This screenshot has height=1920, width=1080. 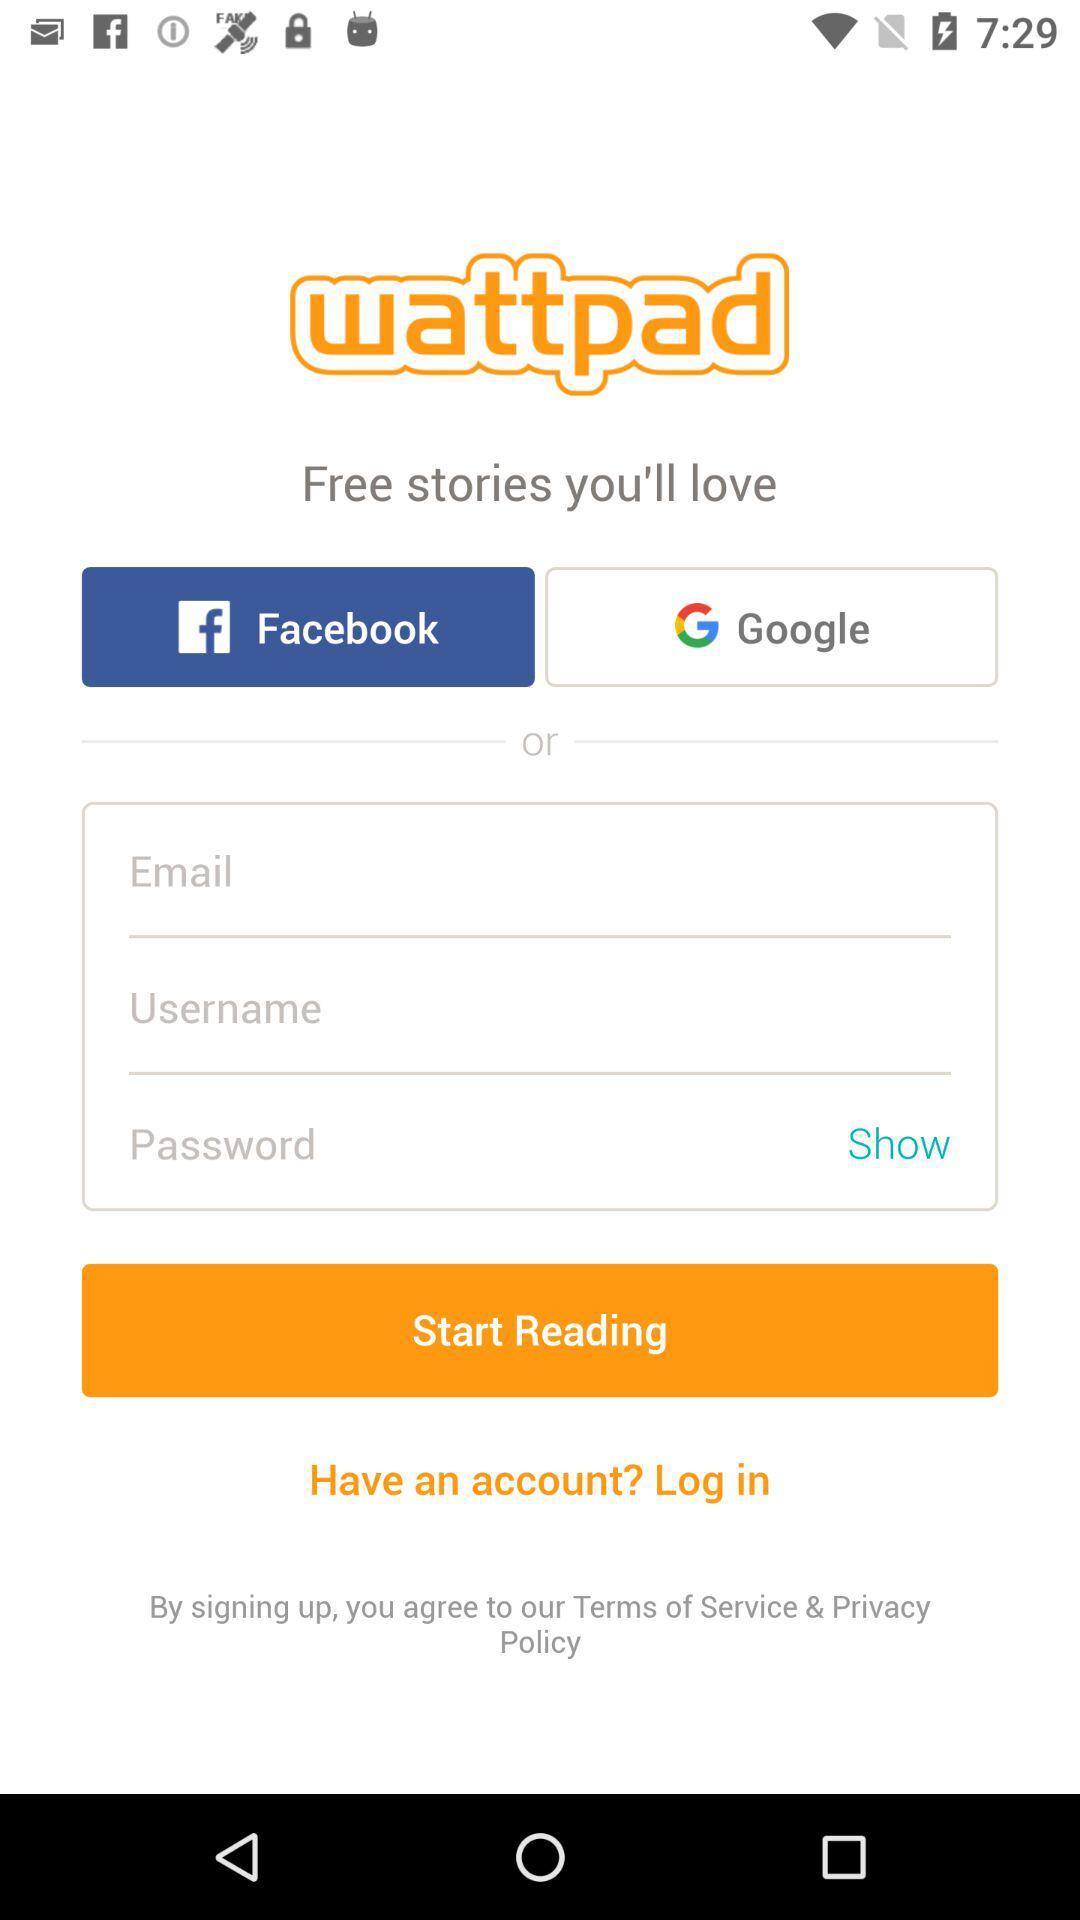 I want to click on the email field, so click(x=540, y=870).